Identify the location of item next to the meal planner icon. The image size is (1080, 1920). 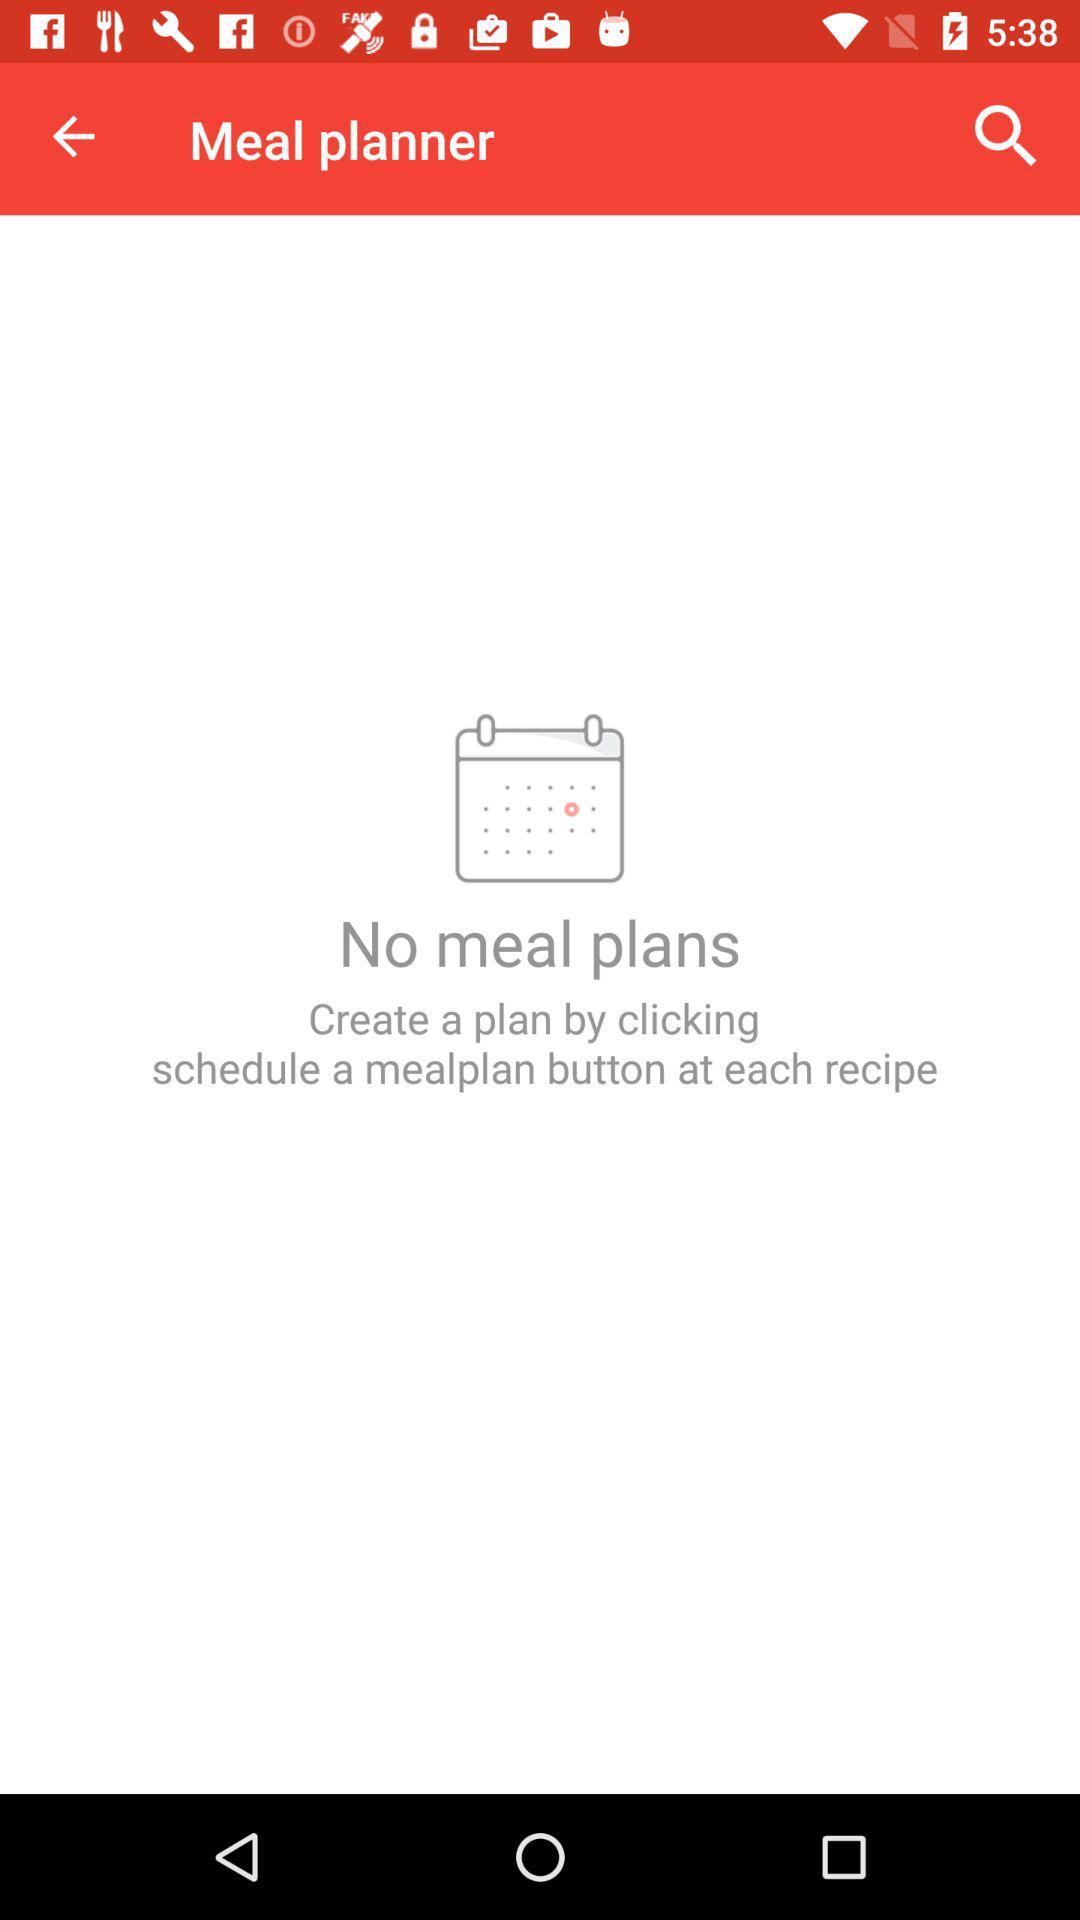
(1006, 135).